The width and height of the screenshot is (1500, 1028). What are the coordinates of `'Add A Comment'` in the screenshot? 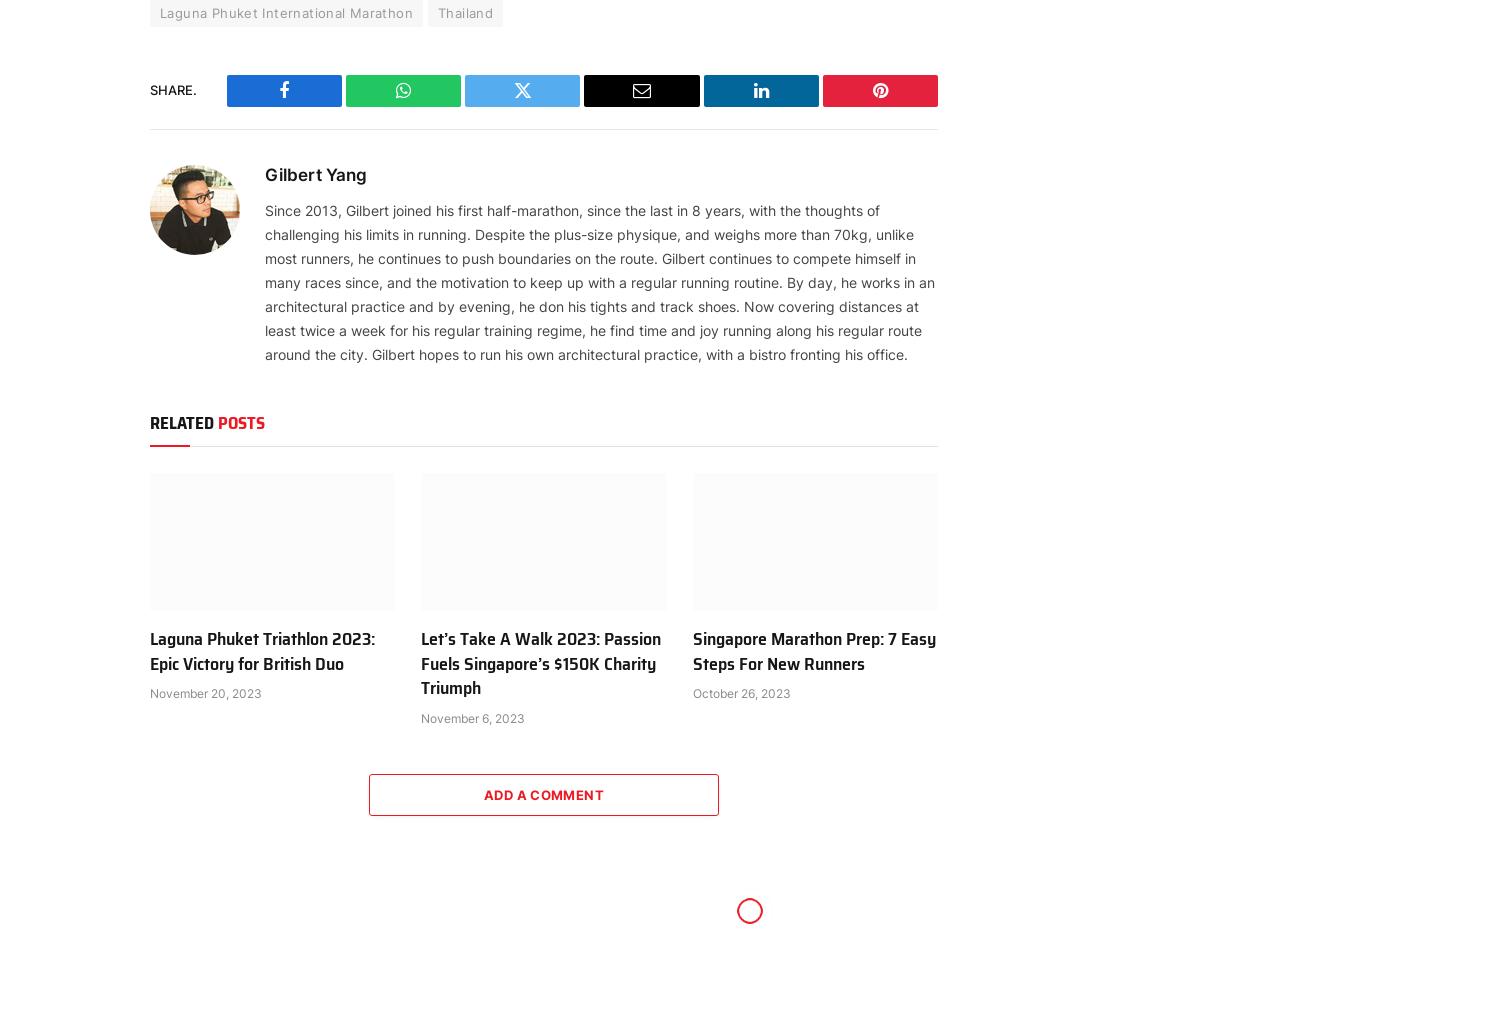 It's located at (482, 792).